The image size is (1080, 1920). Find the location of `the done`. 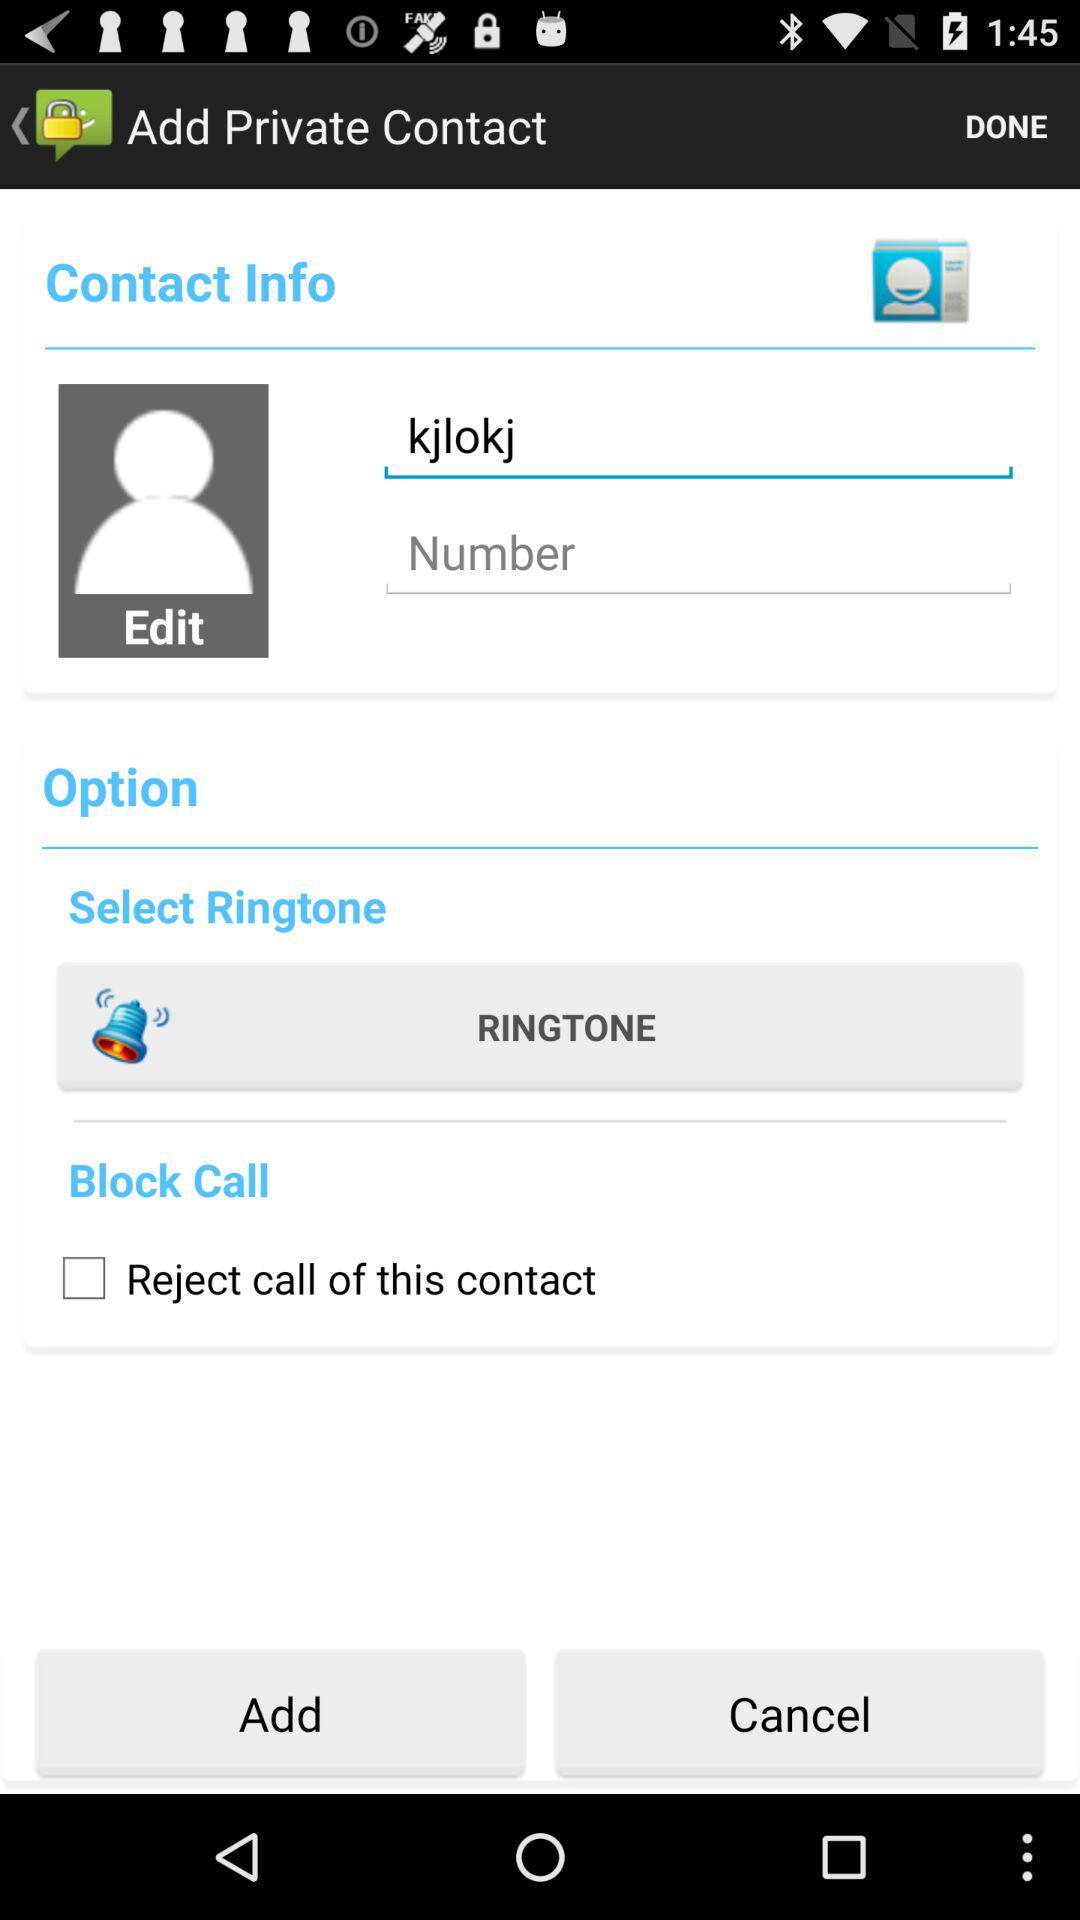

the done is located at coordinates (1006, 124).